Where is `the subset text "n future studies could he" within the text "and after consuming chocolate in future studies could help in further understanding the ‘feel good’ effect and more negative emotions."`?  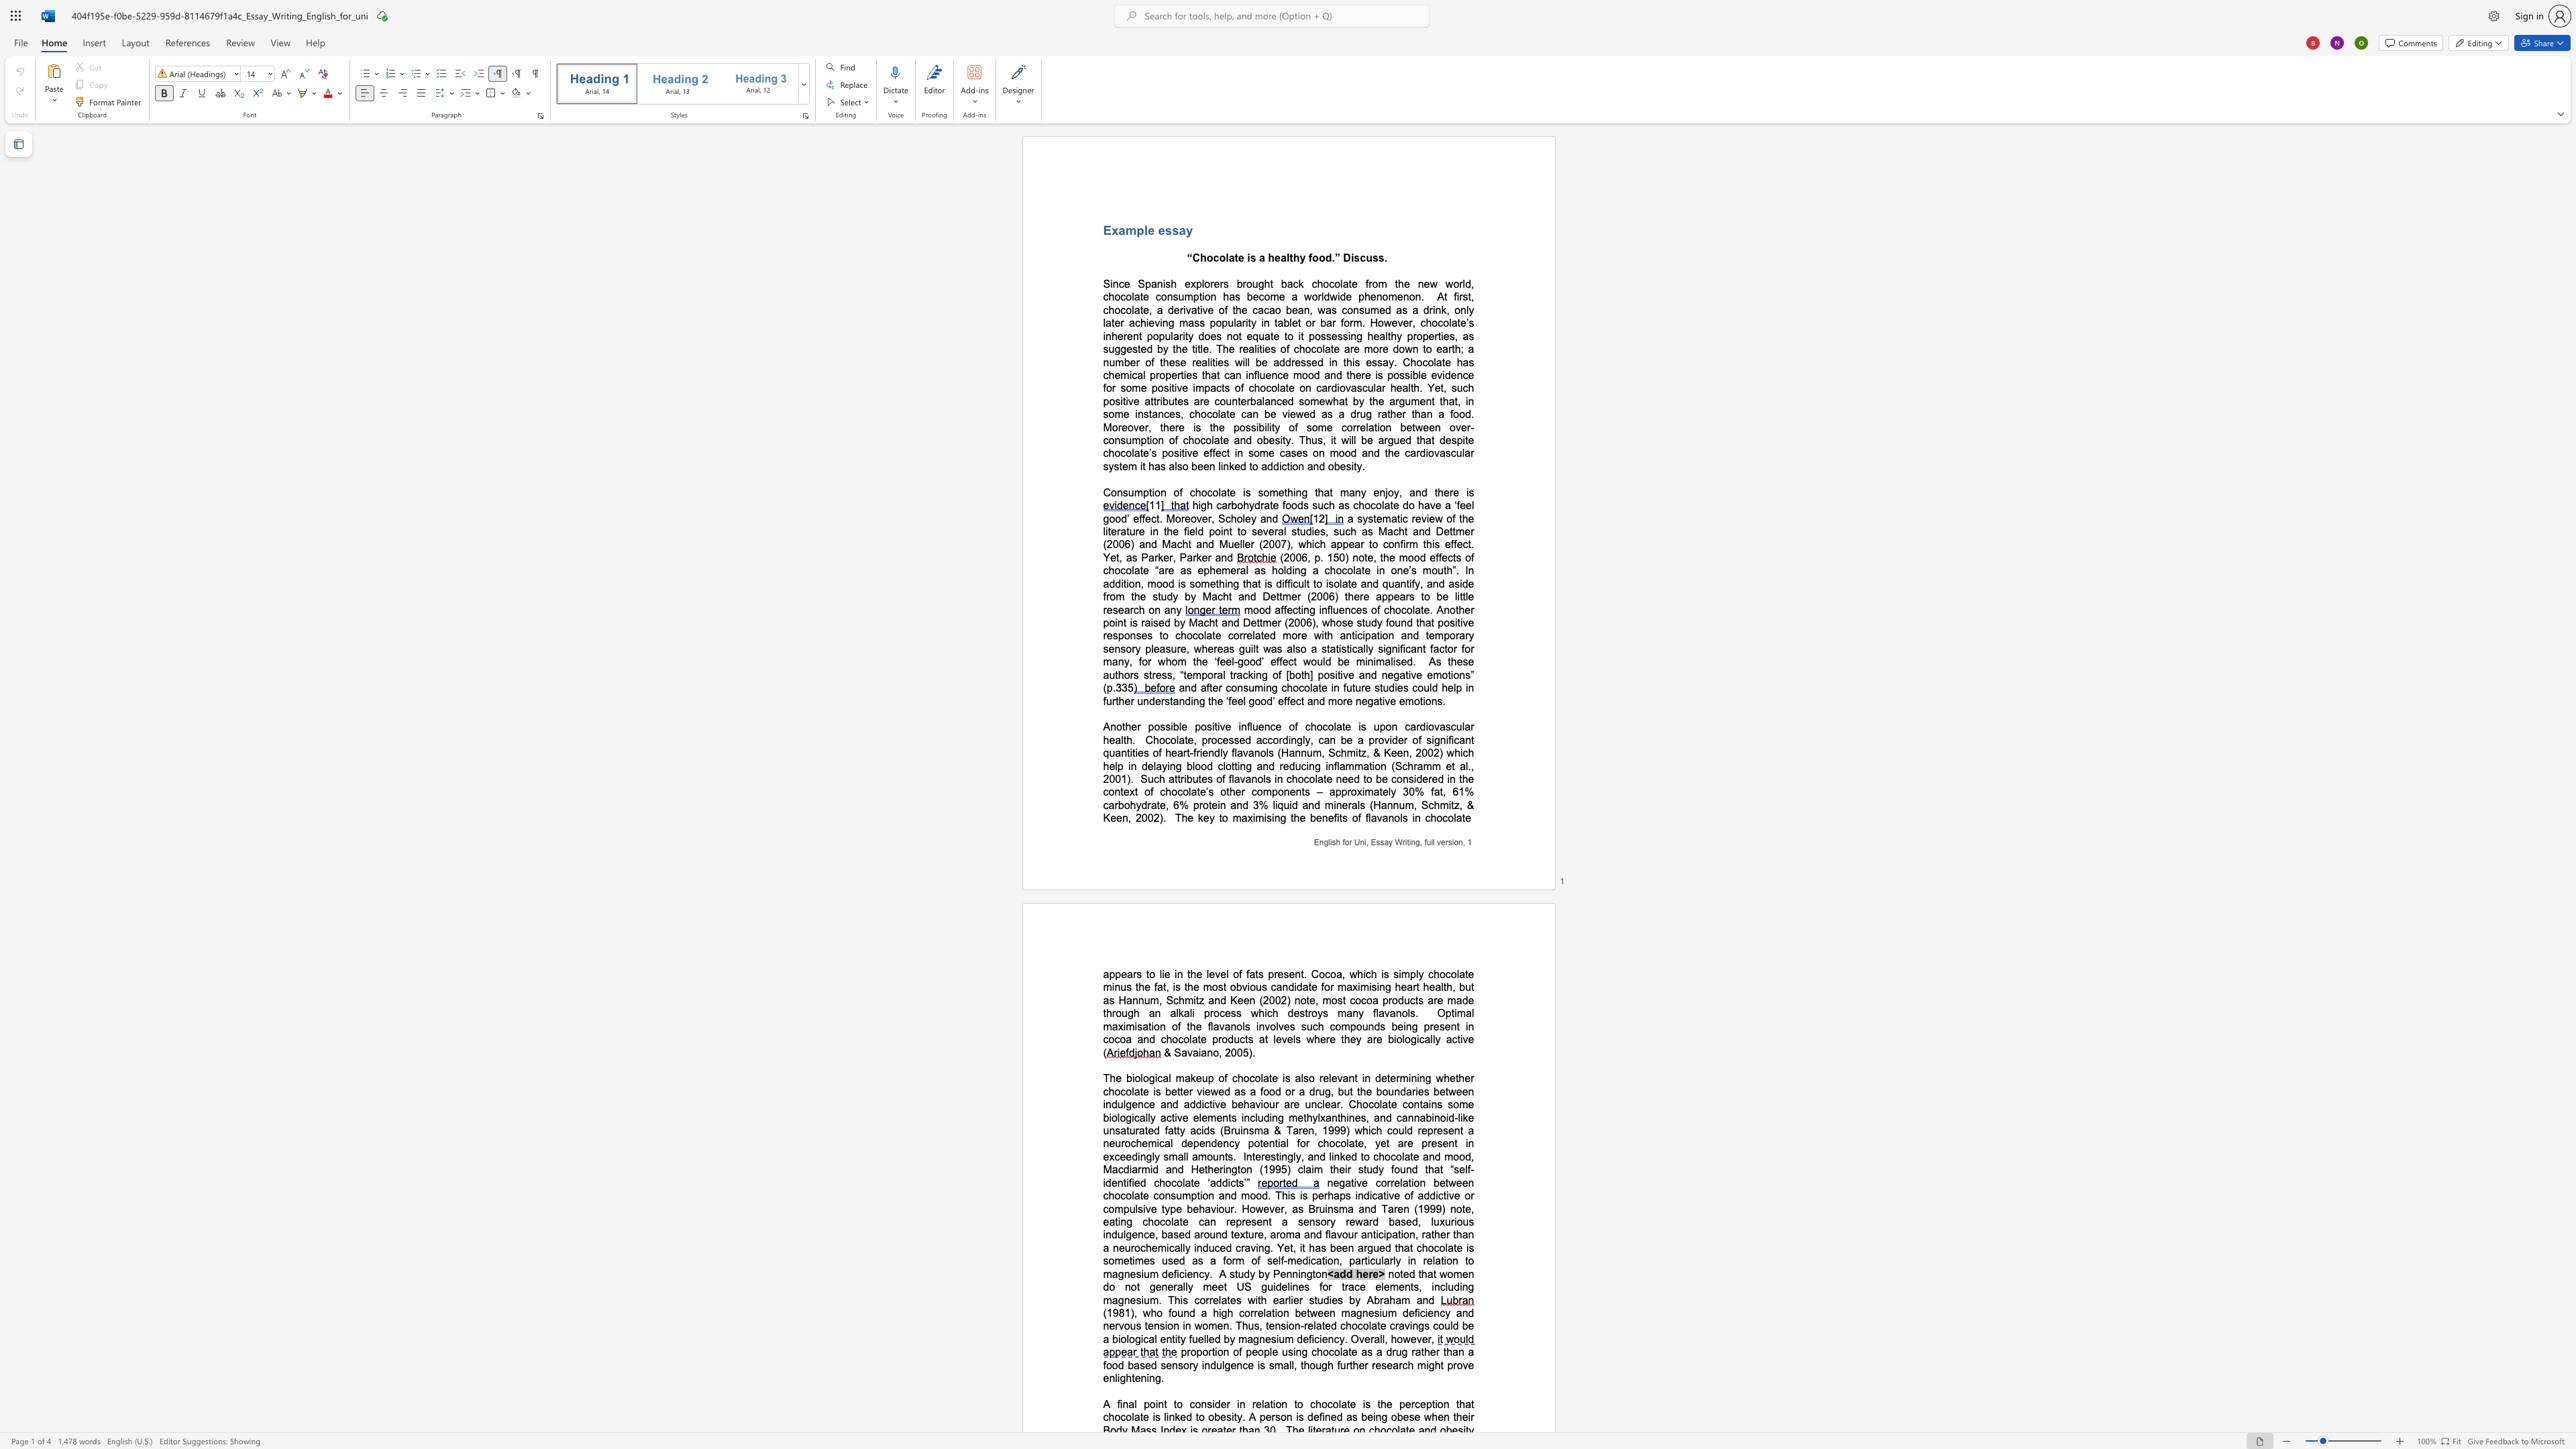
the subset text "n future studies could he" within the text "and after consuming chocolate in future studies could help in further understanding the ‘feel good’ effect and more negative emotions." is located at coordinates (1332, 686).